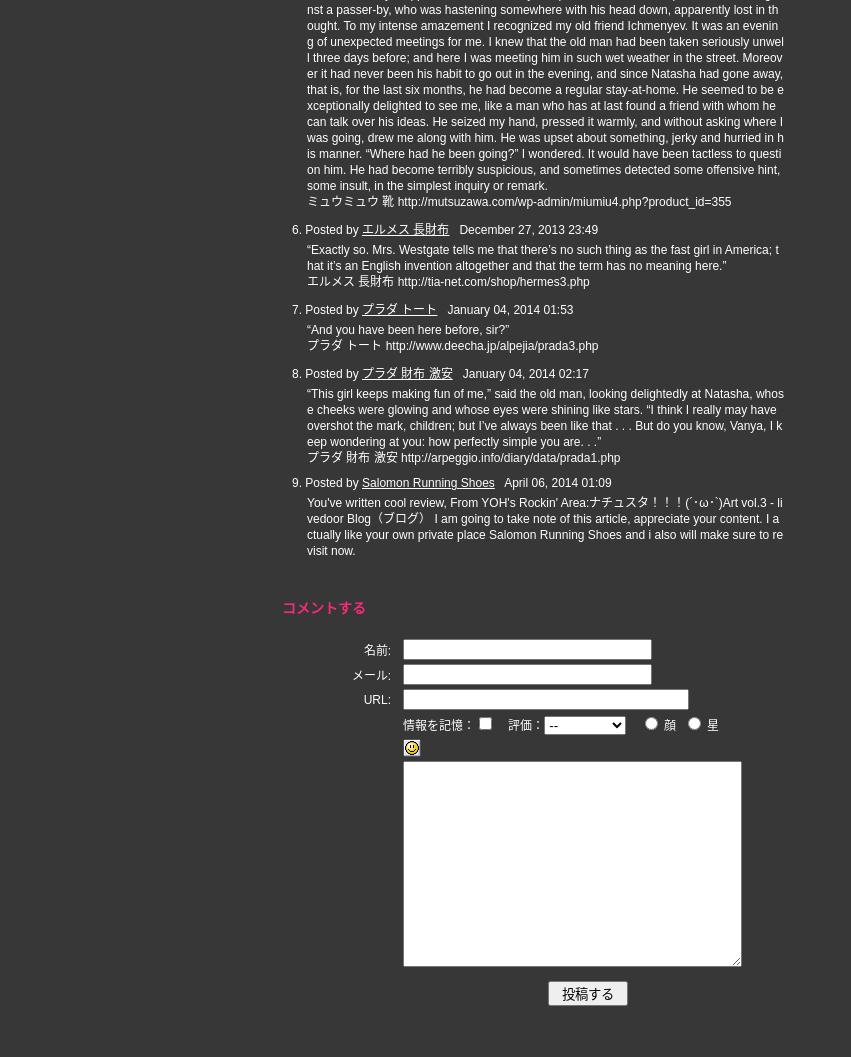 The width and height of the screenshot is (851, 1057). Describe the element at coordinates (406, 329) in the screenshot. I see `'“And you have been here before, sir?”'` at that location.